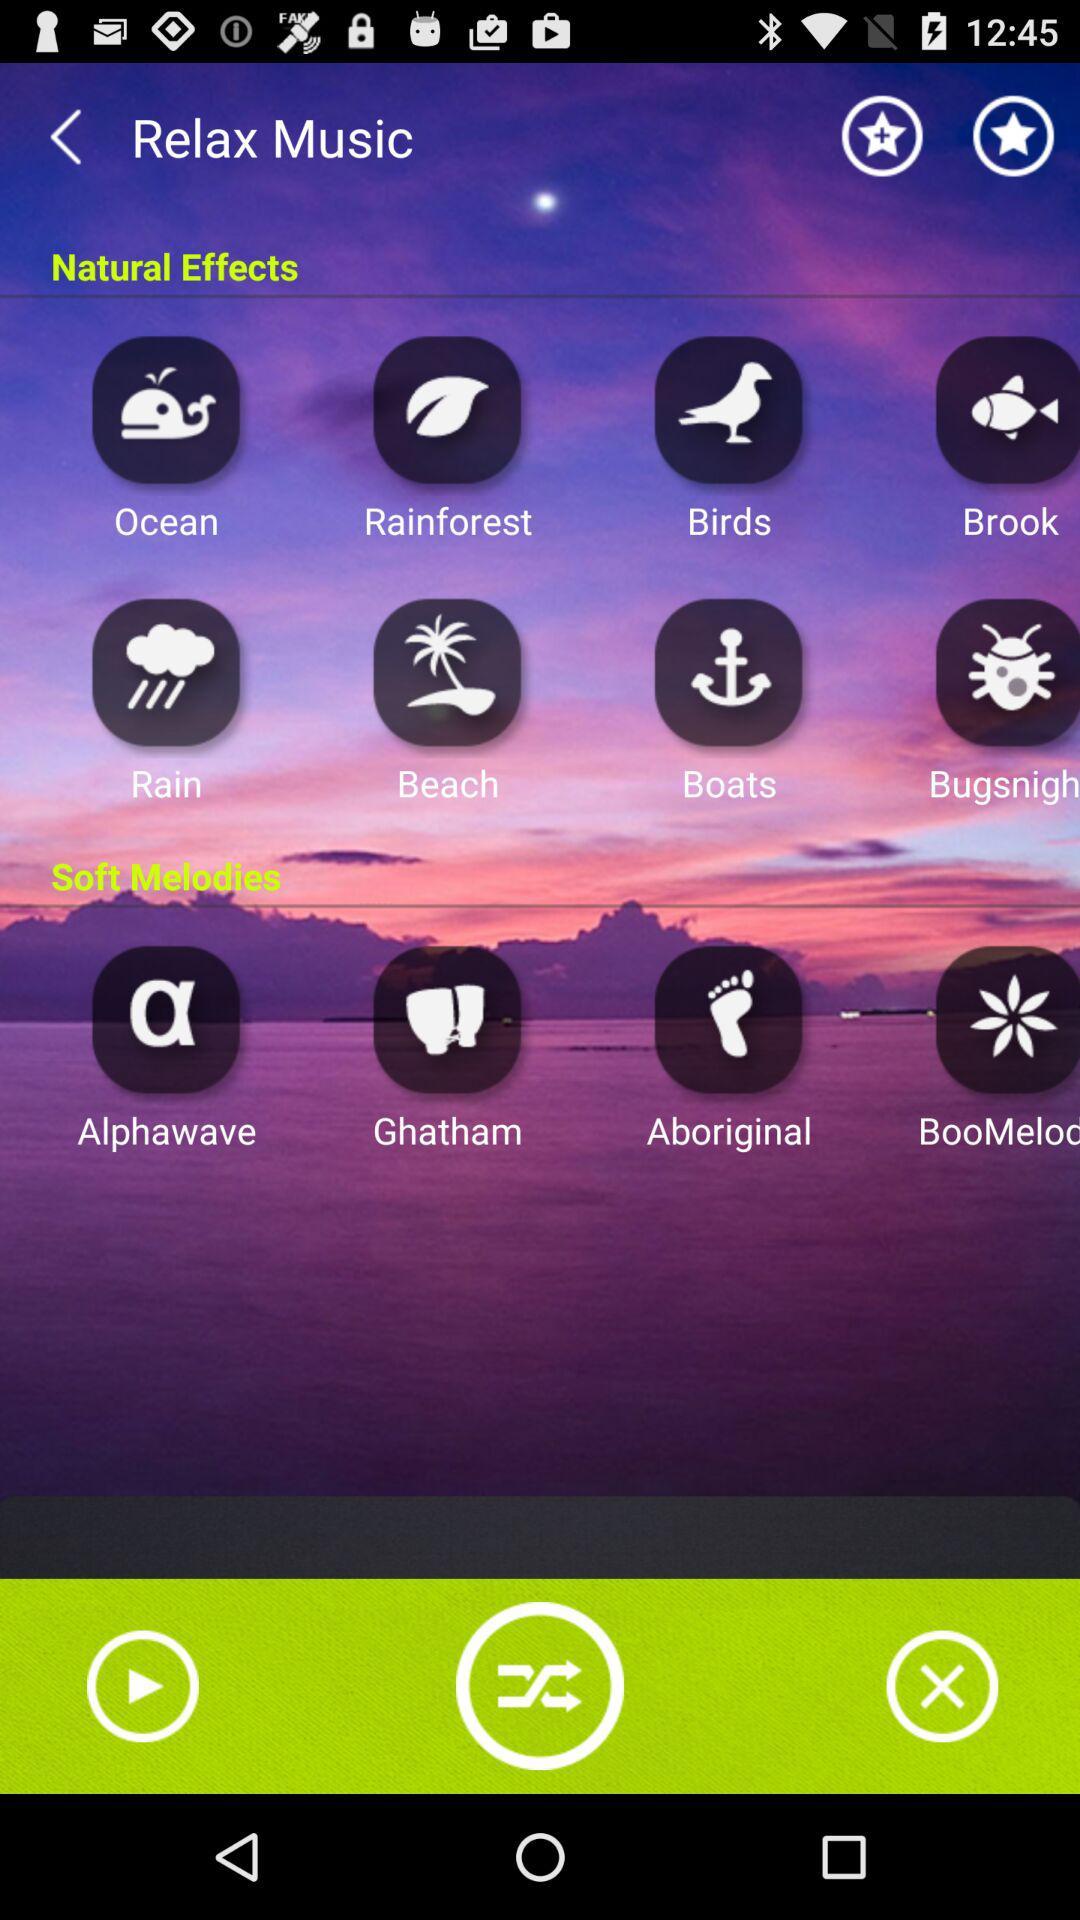 The height and width of the screenshot is (1920, 1080). Describe the element at coordinates (1002, 408) in the screenshot. I see `sound of brook` at that location.